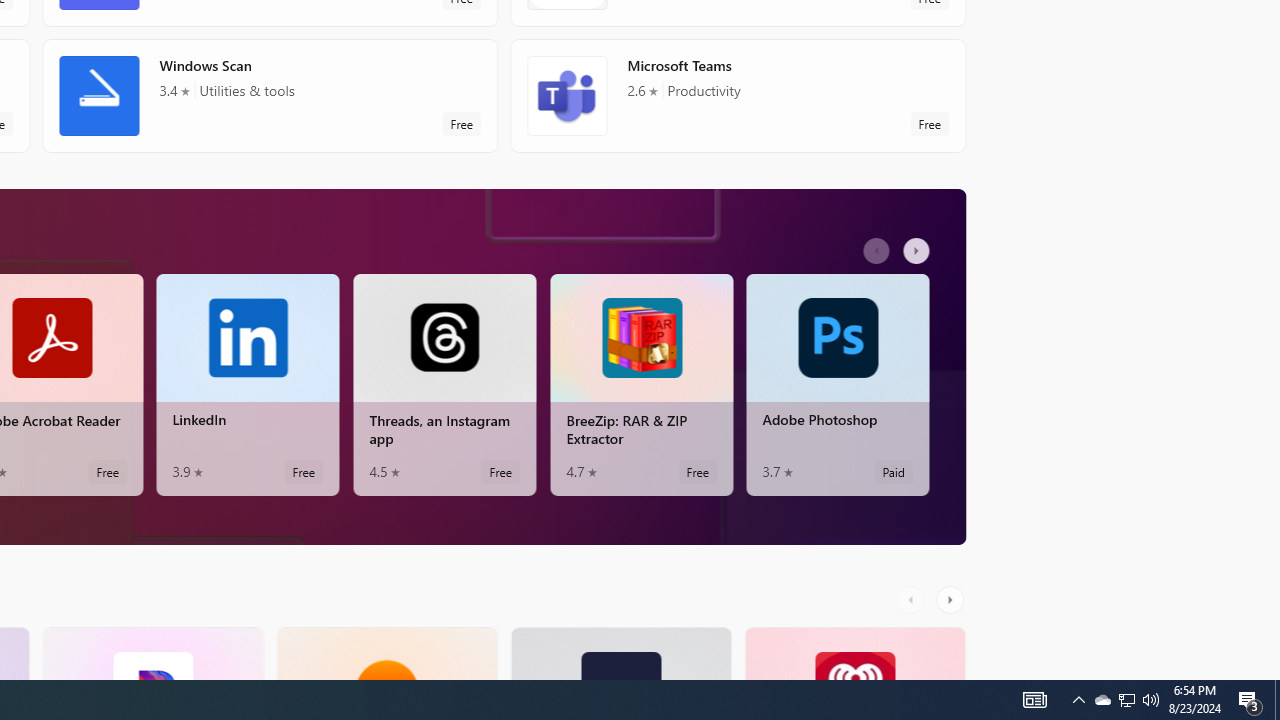 The height and width of the screenshot is (720, 1280). What do you see at coordinates (246, 384) in the screenshot?
I see `'LinkedIn. Average rating of 3.9 out of five stars. Free  '` at bounding box center [246, 384].